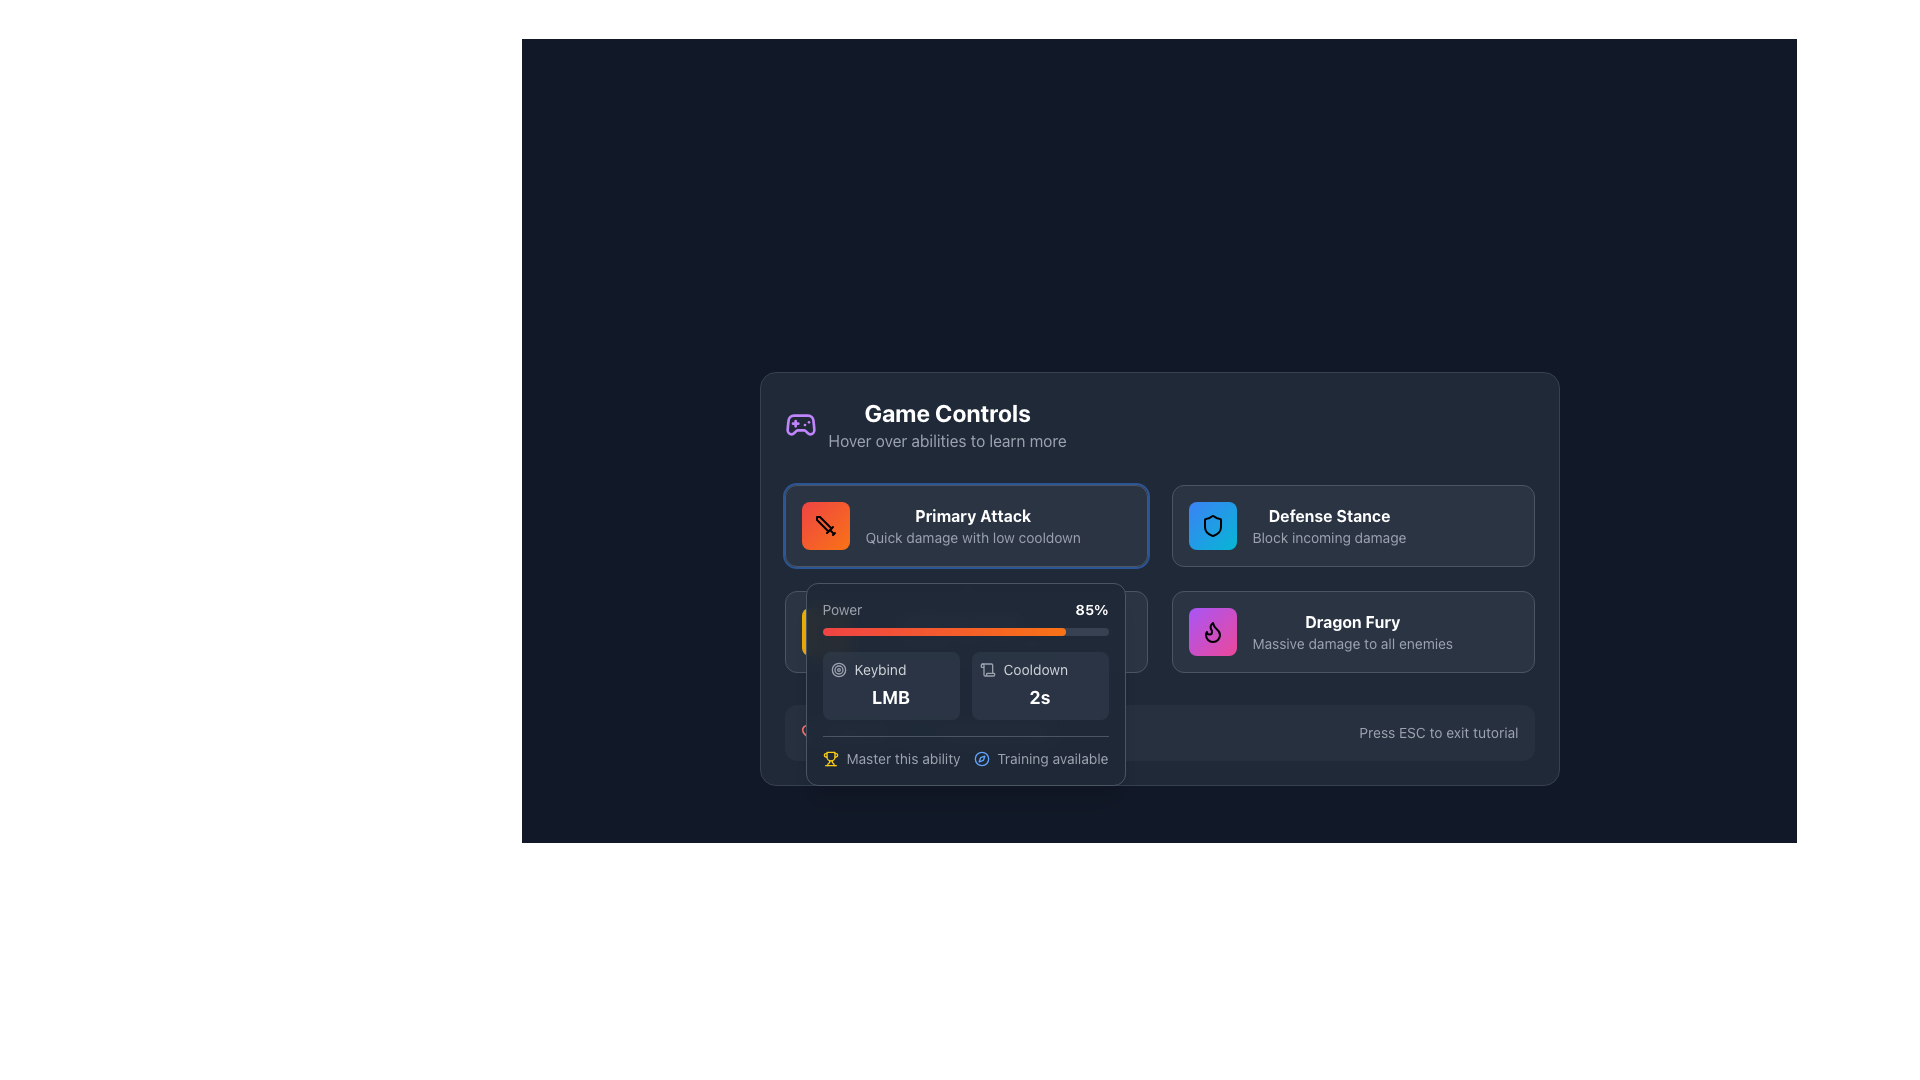  I want to click on the 'Defense Stance' text label, which displays the text in bold white on a dark background, positioned in the upper-right area of the modal interface, so click(1329, 515).